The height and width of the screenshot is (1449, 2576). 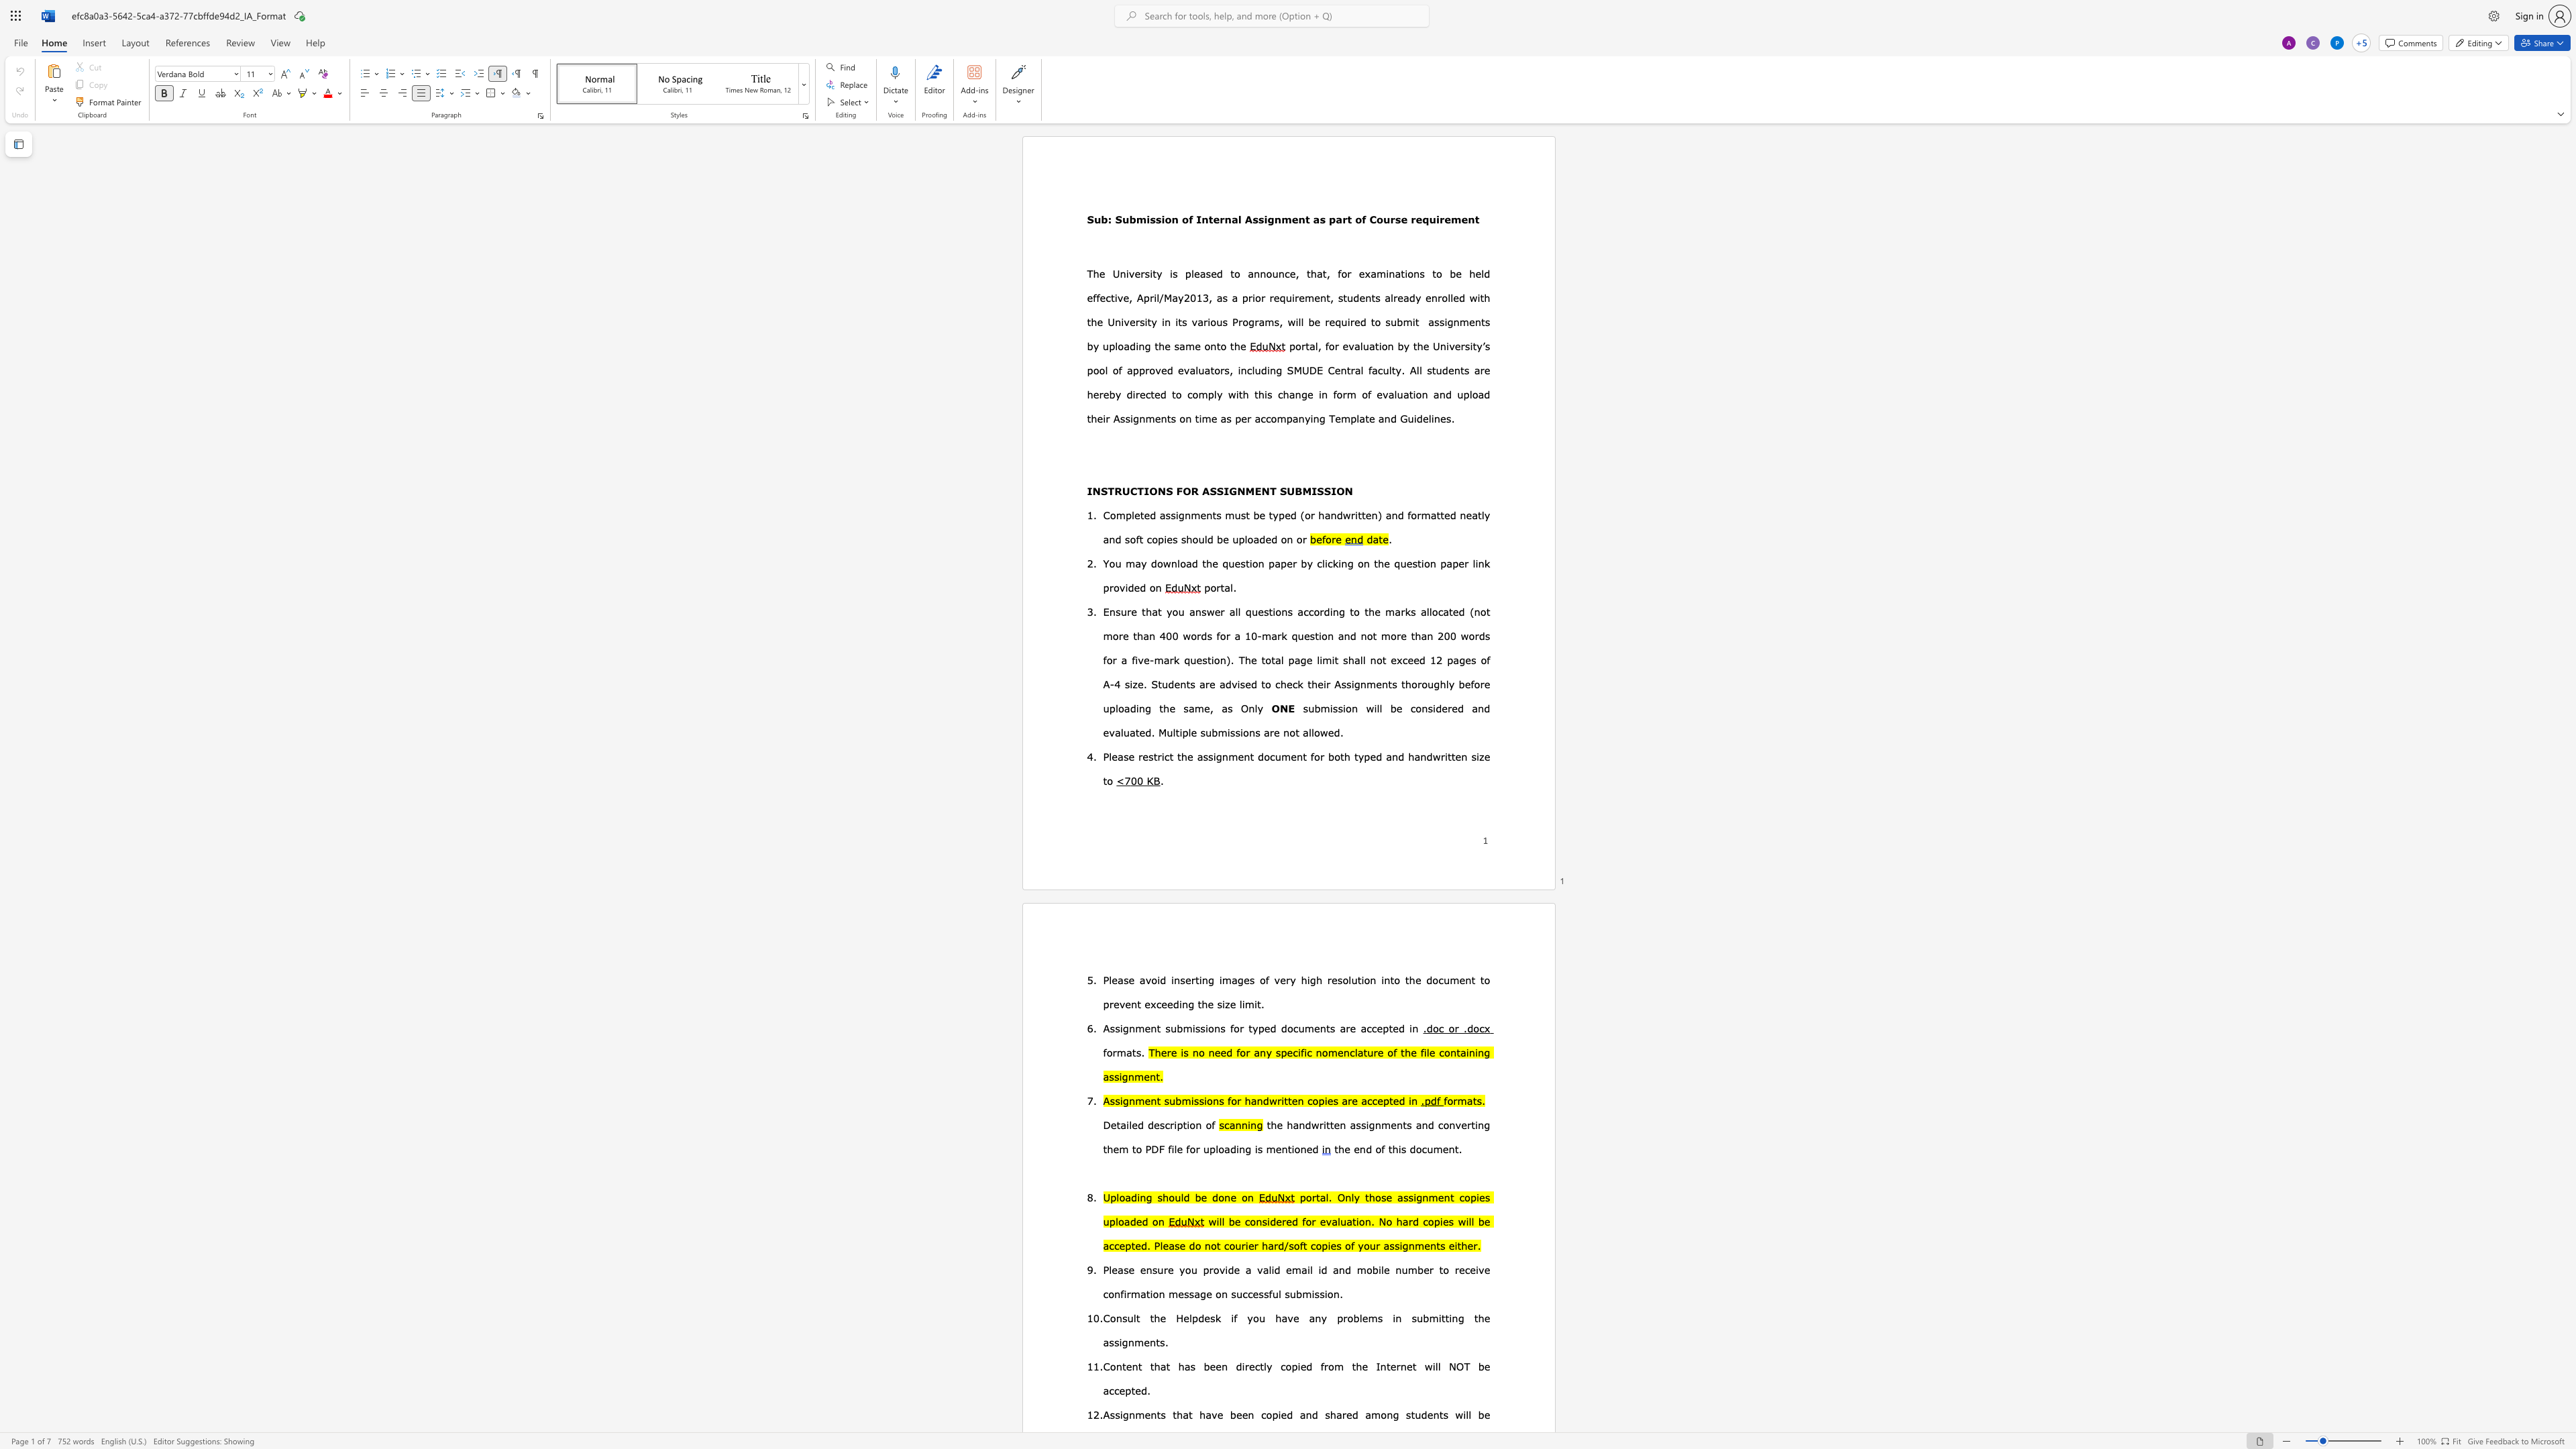 I want to click on the 4th character "d" in the text, so click(x=1146, y=731).